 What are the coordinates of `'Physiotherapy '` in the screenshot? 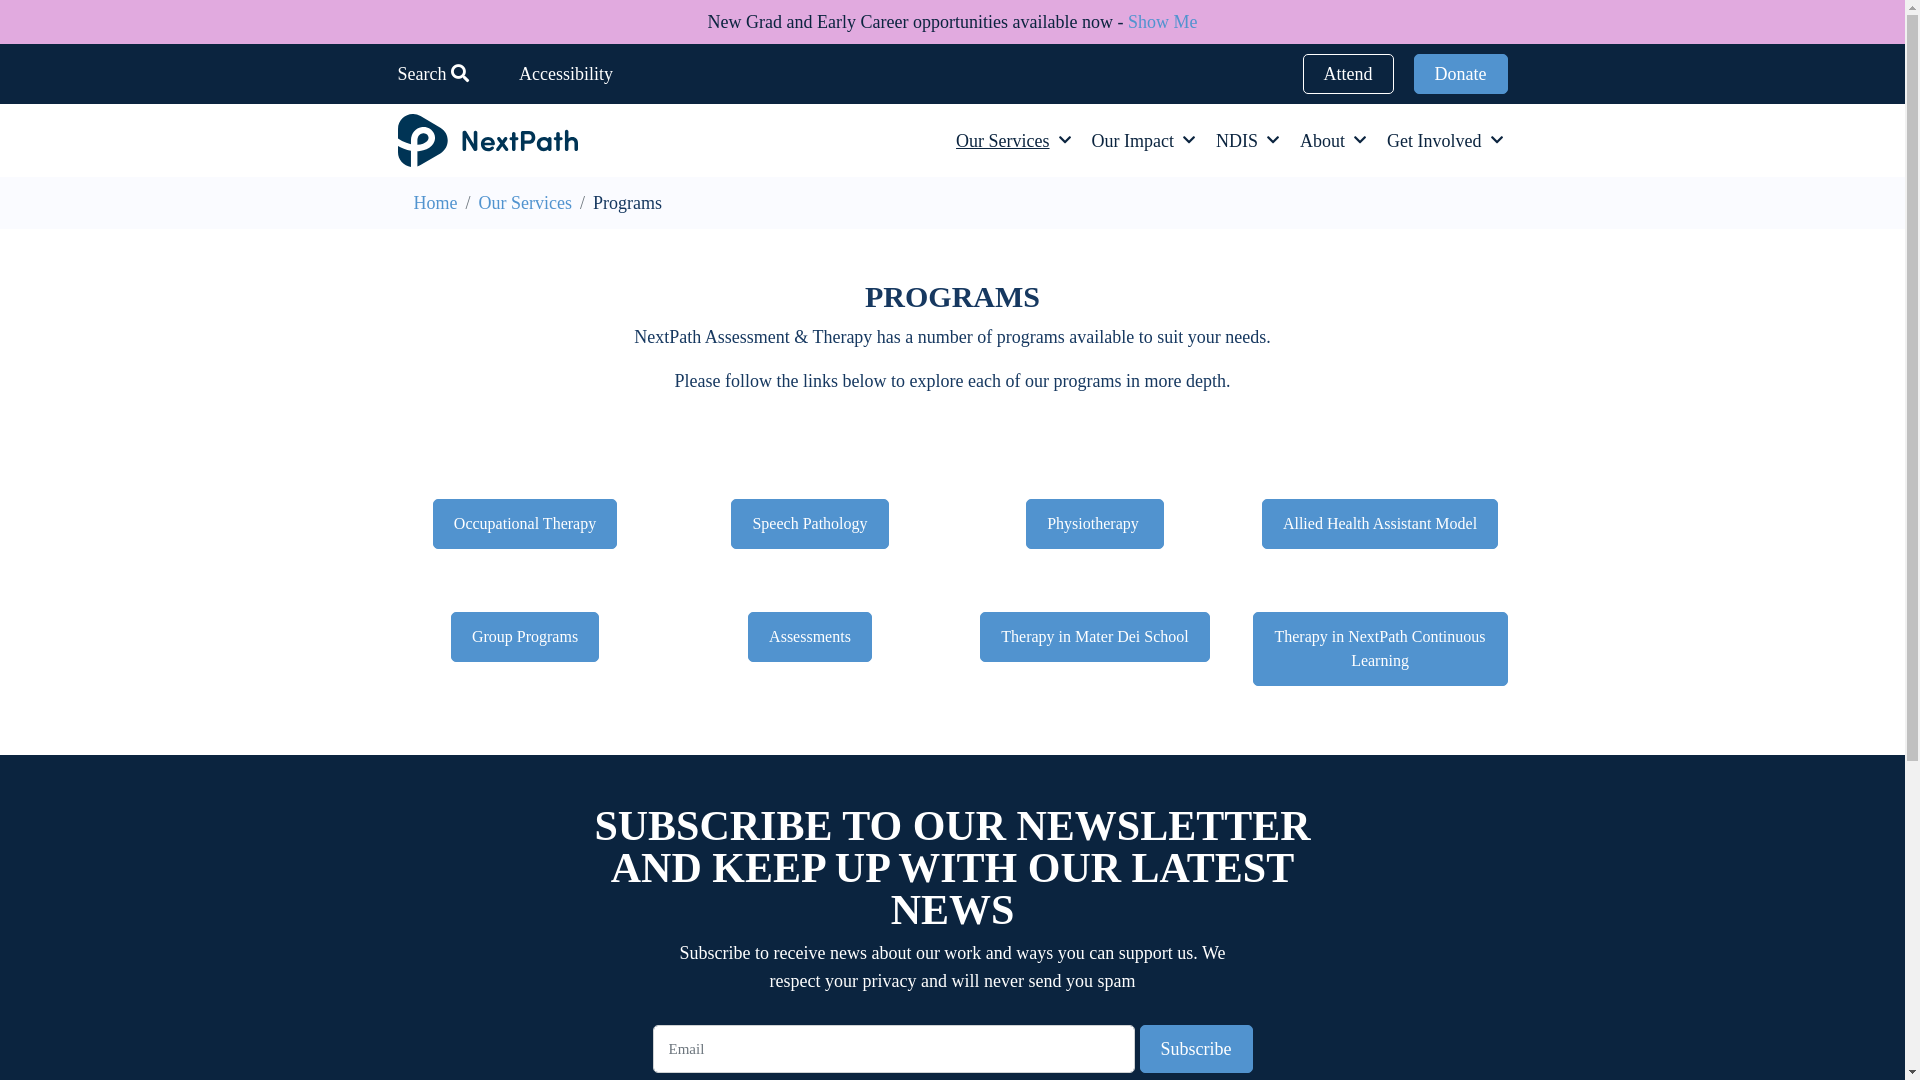 It's located at (1093, 523).